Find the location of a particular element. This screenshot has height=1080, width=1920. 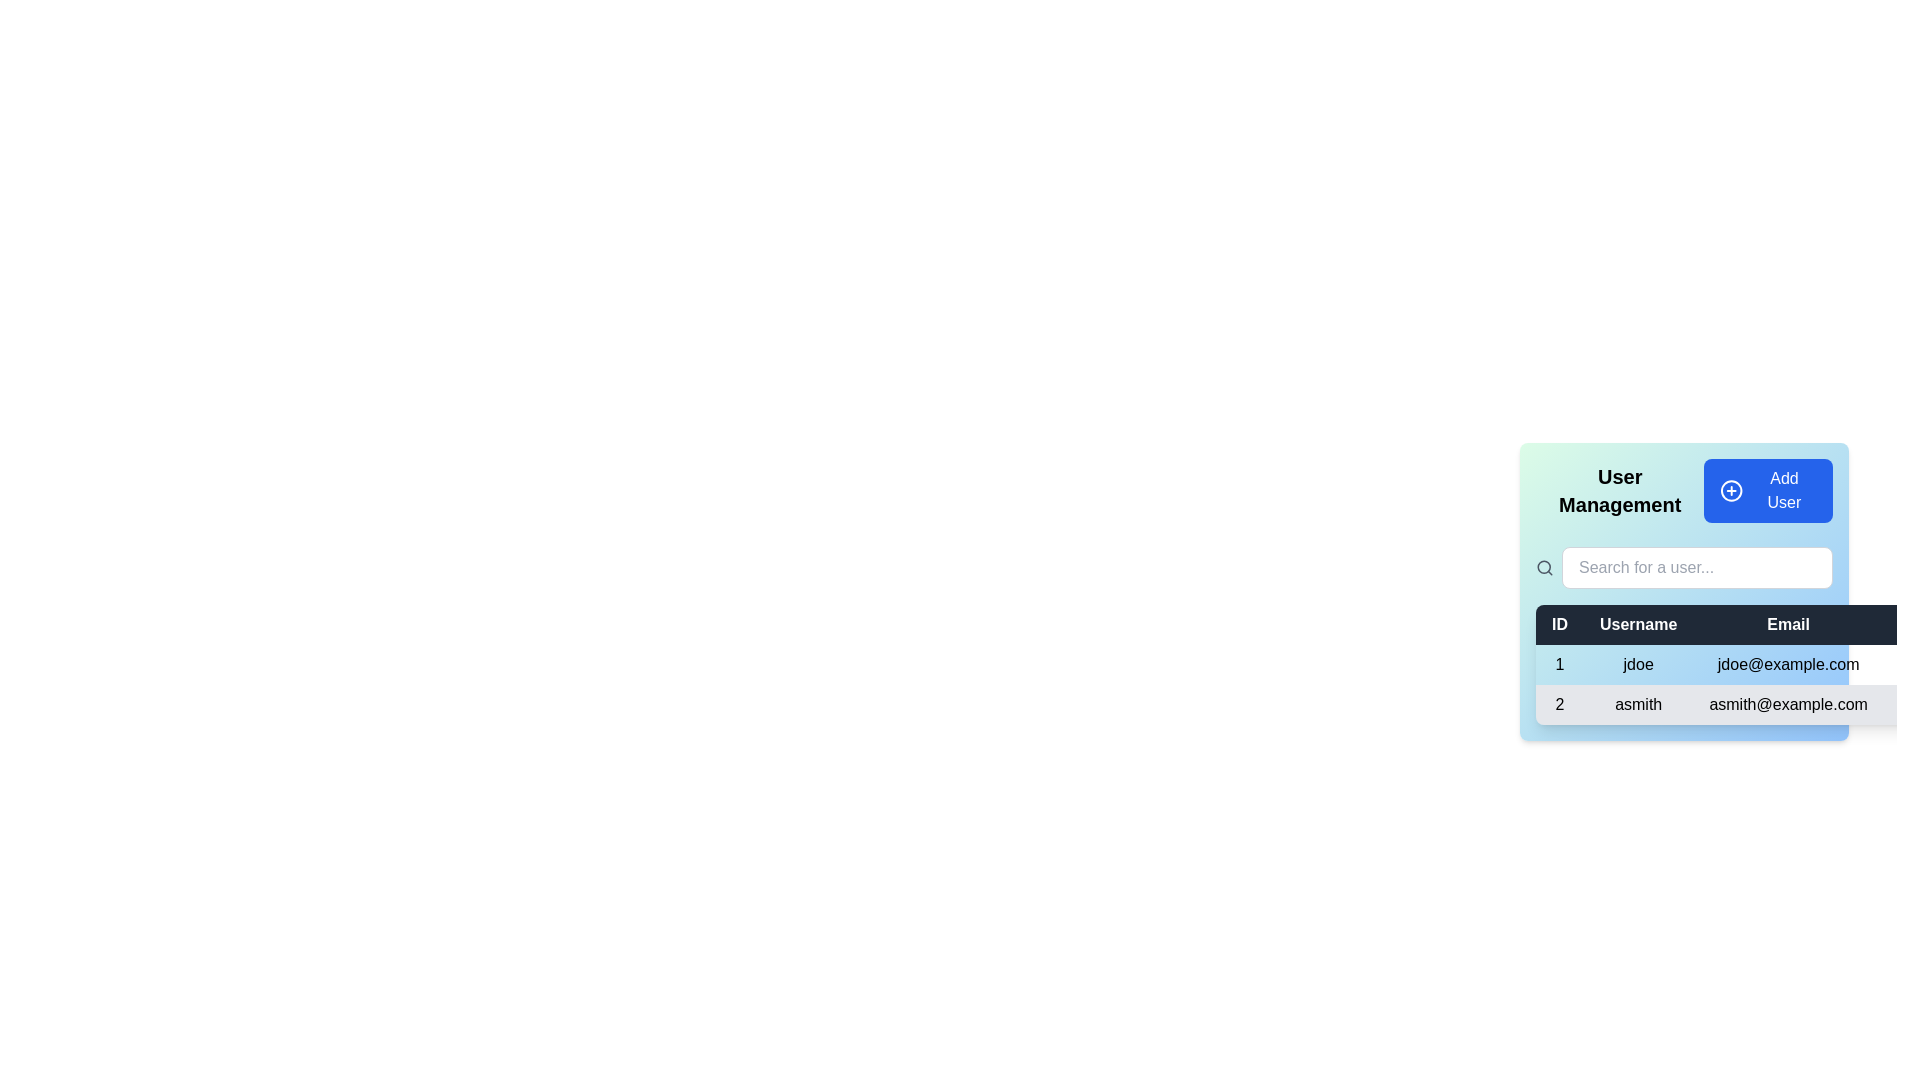

label that displays the numerical ID for user 'asmith' in the second data row of the table under the 'ID' column is located at coordinates (1559, 704).